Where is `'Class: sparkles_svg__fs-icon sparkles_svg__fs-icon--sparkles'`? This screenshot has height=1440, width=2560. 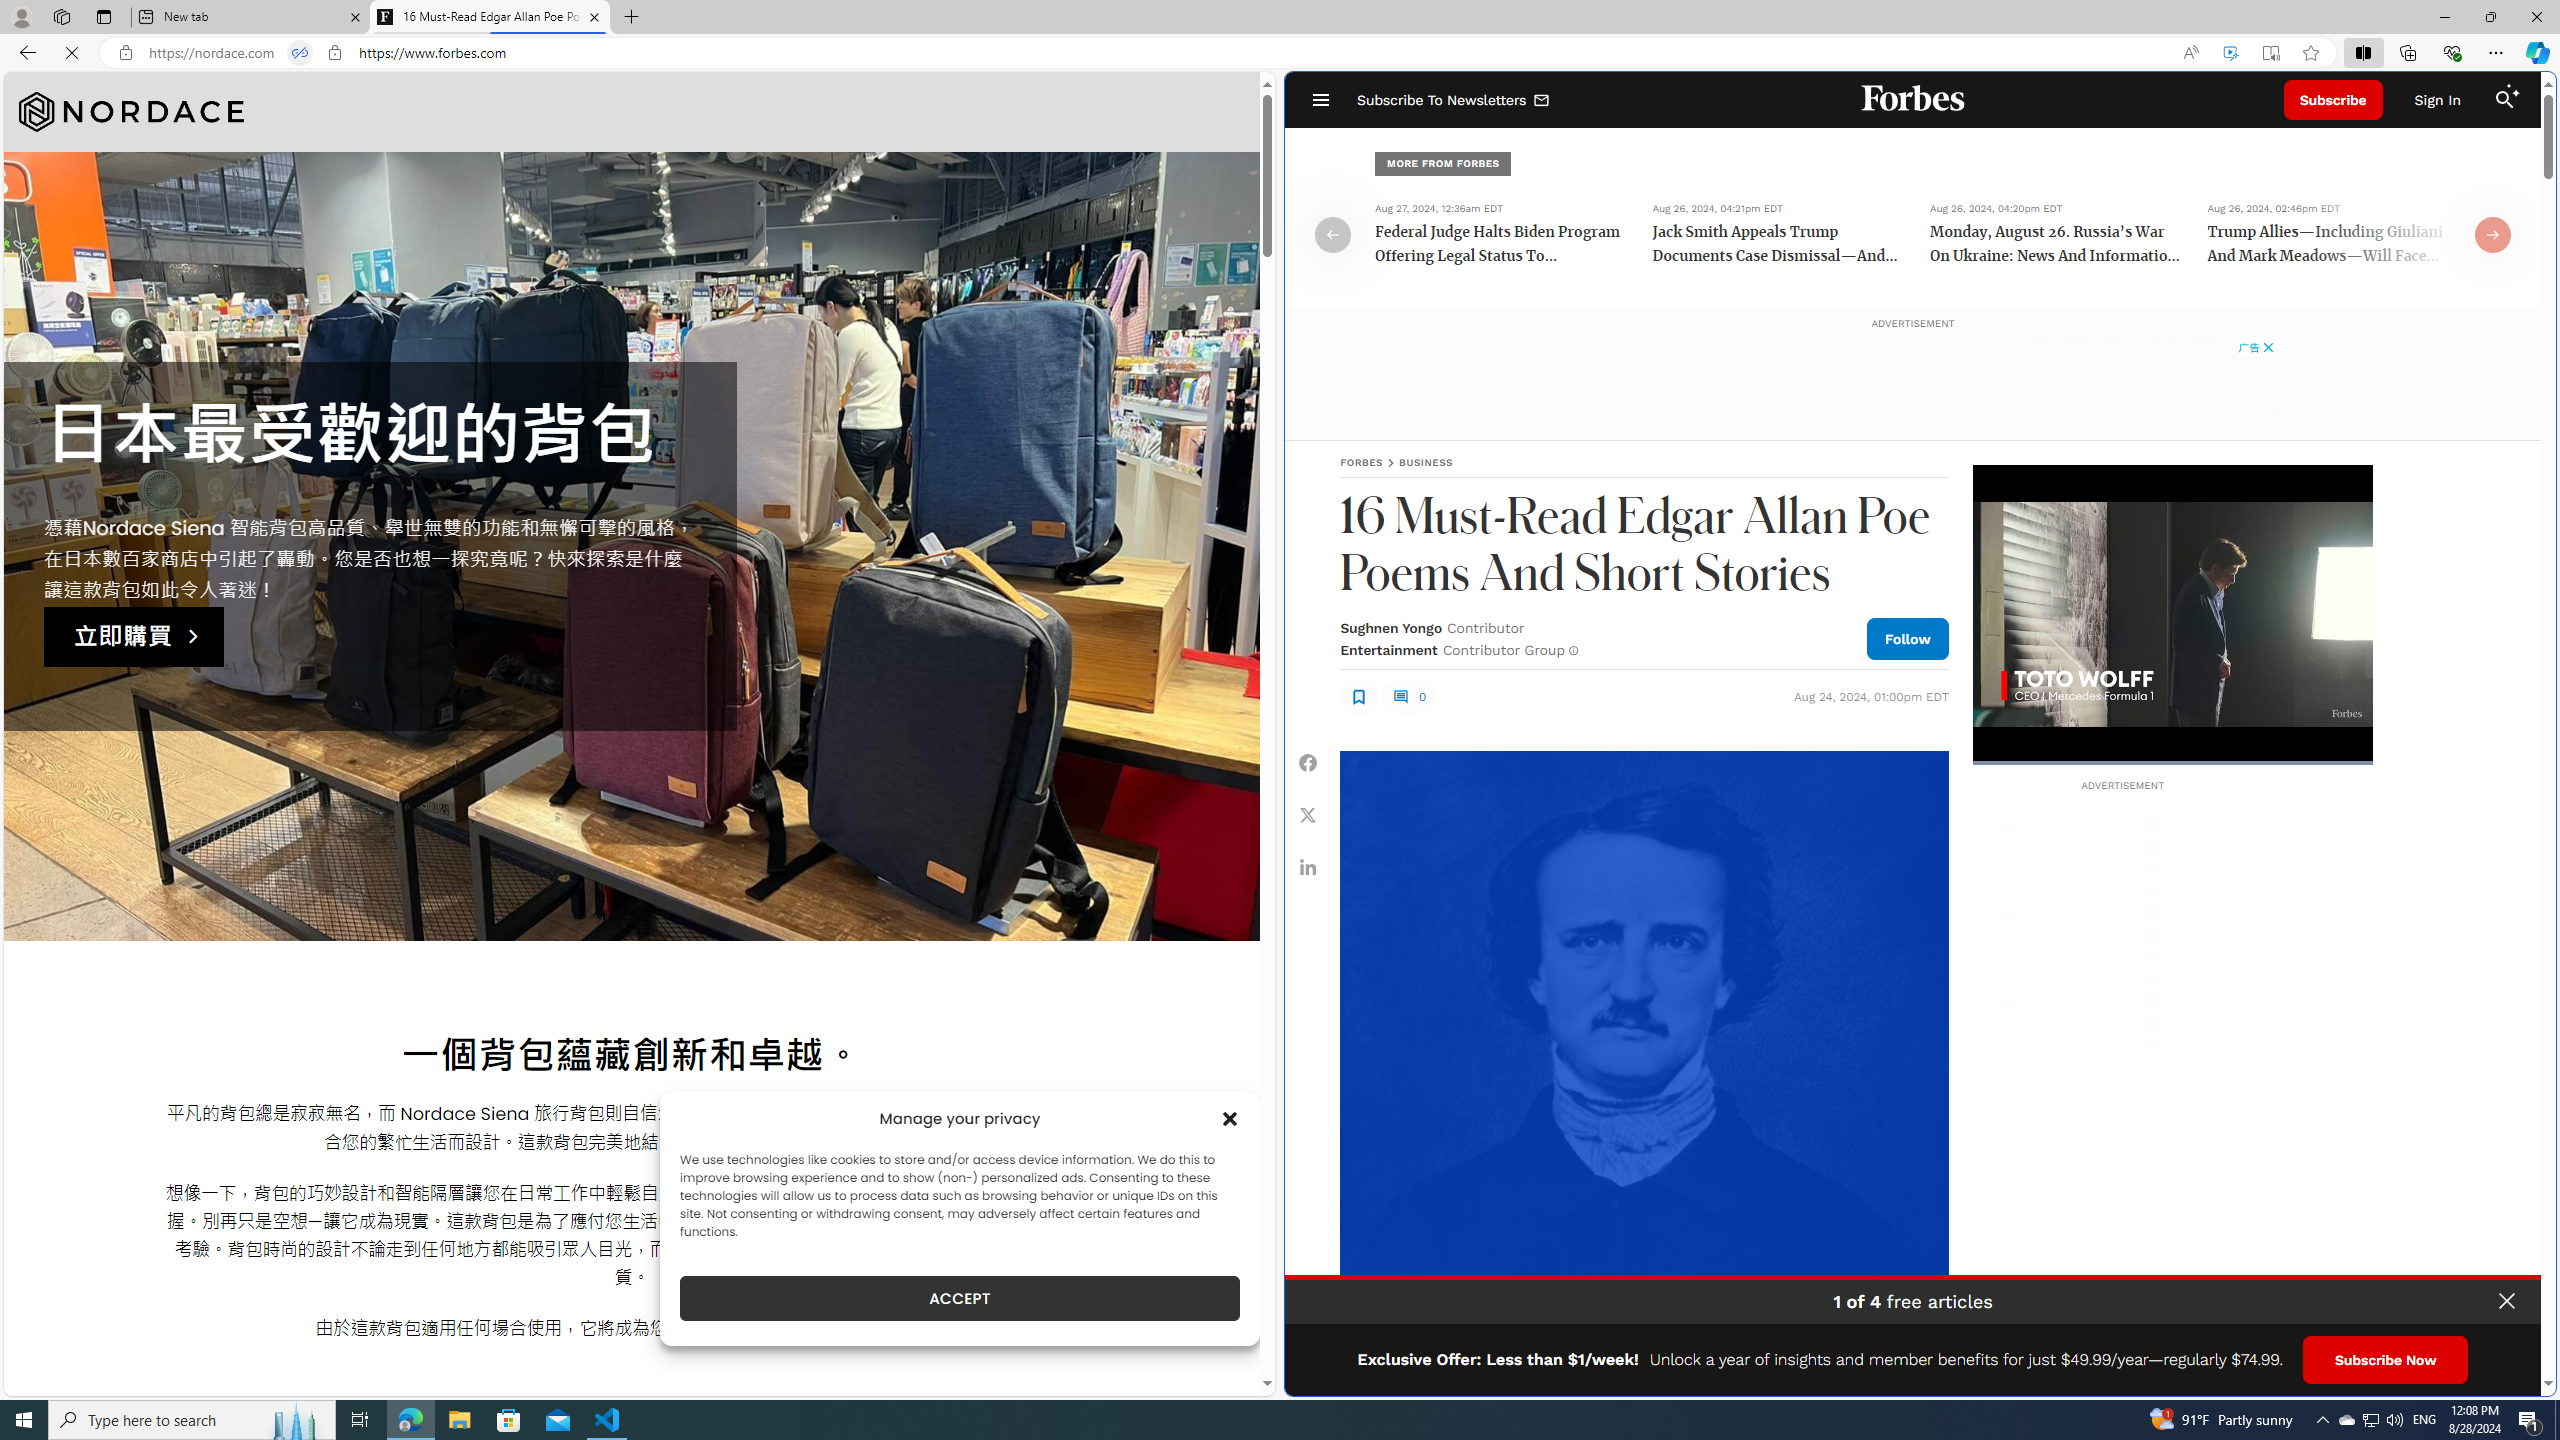
'Class: sparkles_svg__fs-icon sparkles_svg__fs-icon--sparkles' is located at coordinates (2515, 89).